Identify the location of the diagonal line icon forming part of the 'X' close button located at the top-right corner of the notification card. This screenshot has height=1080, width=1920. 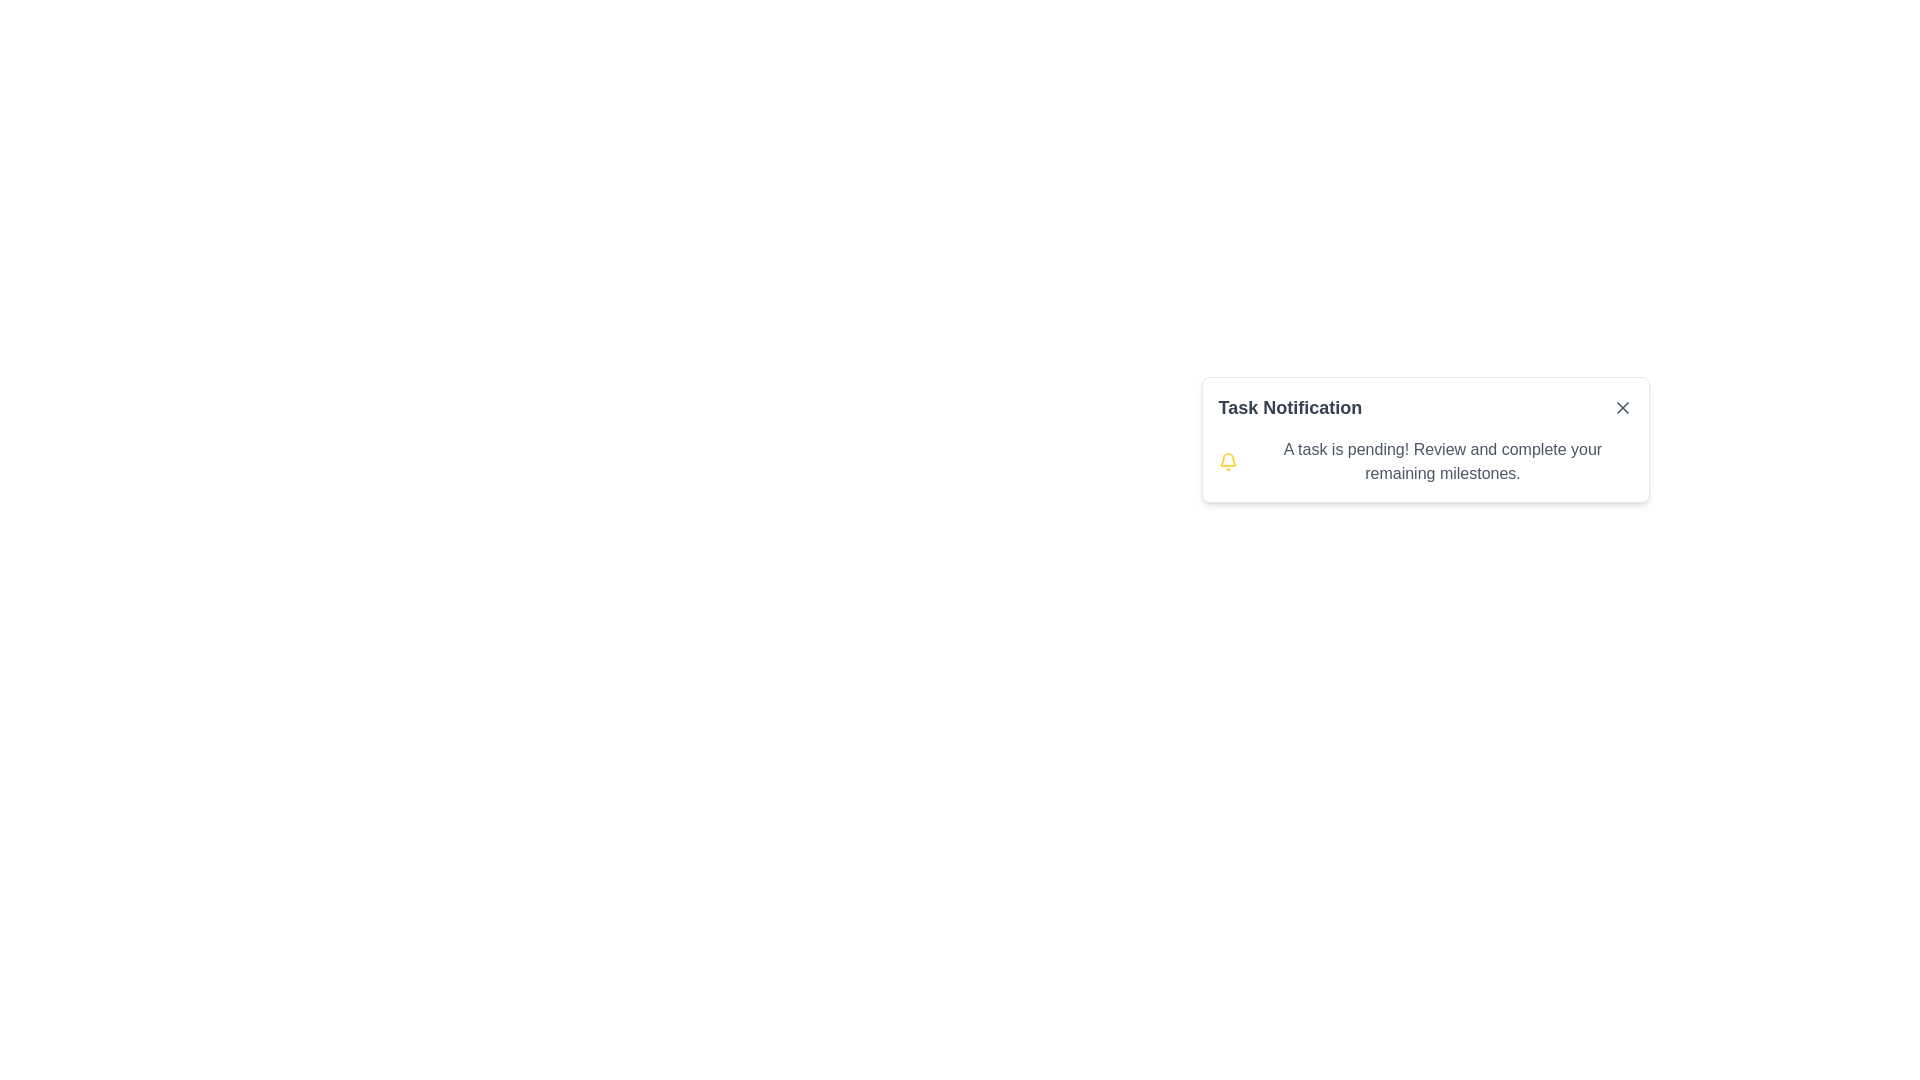
(1622, 407).